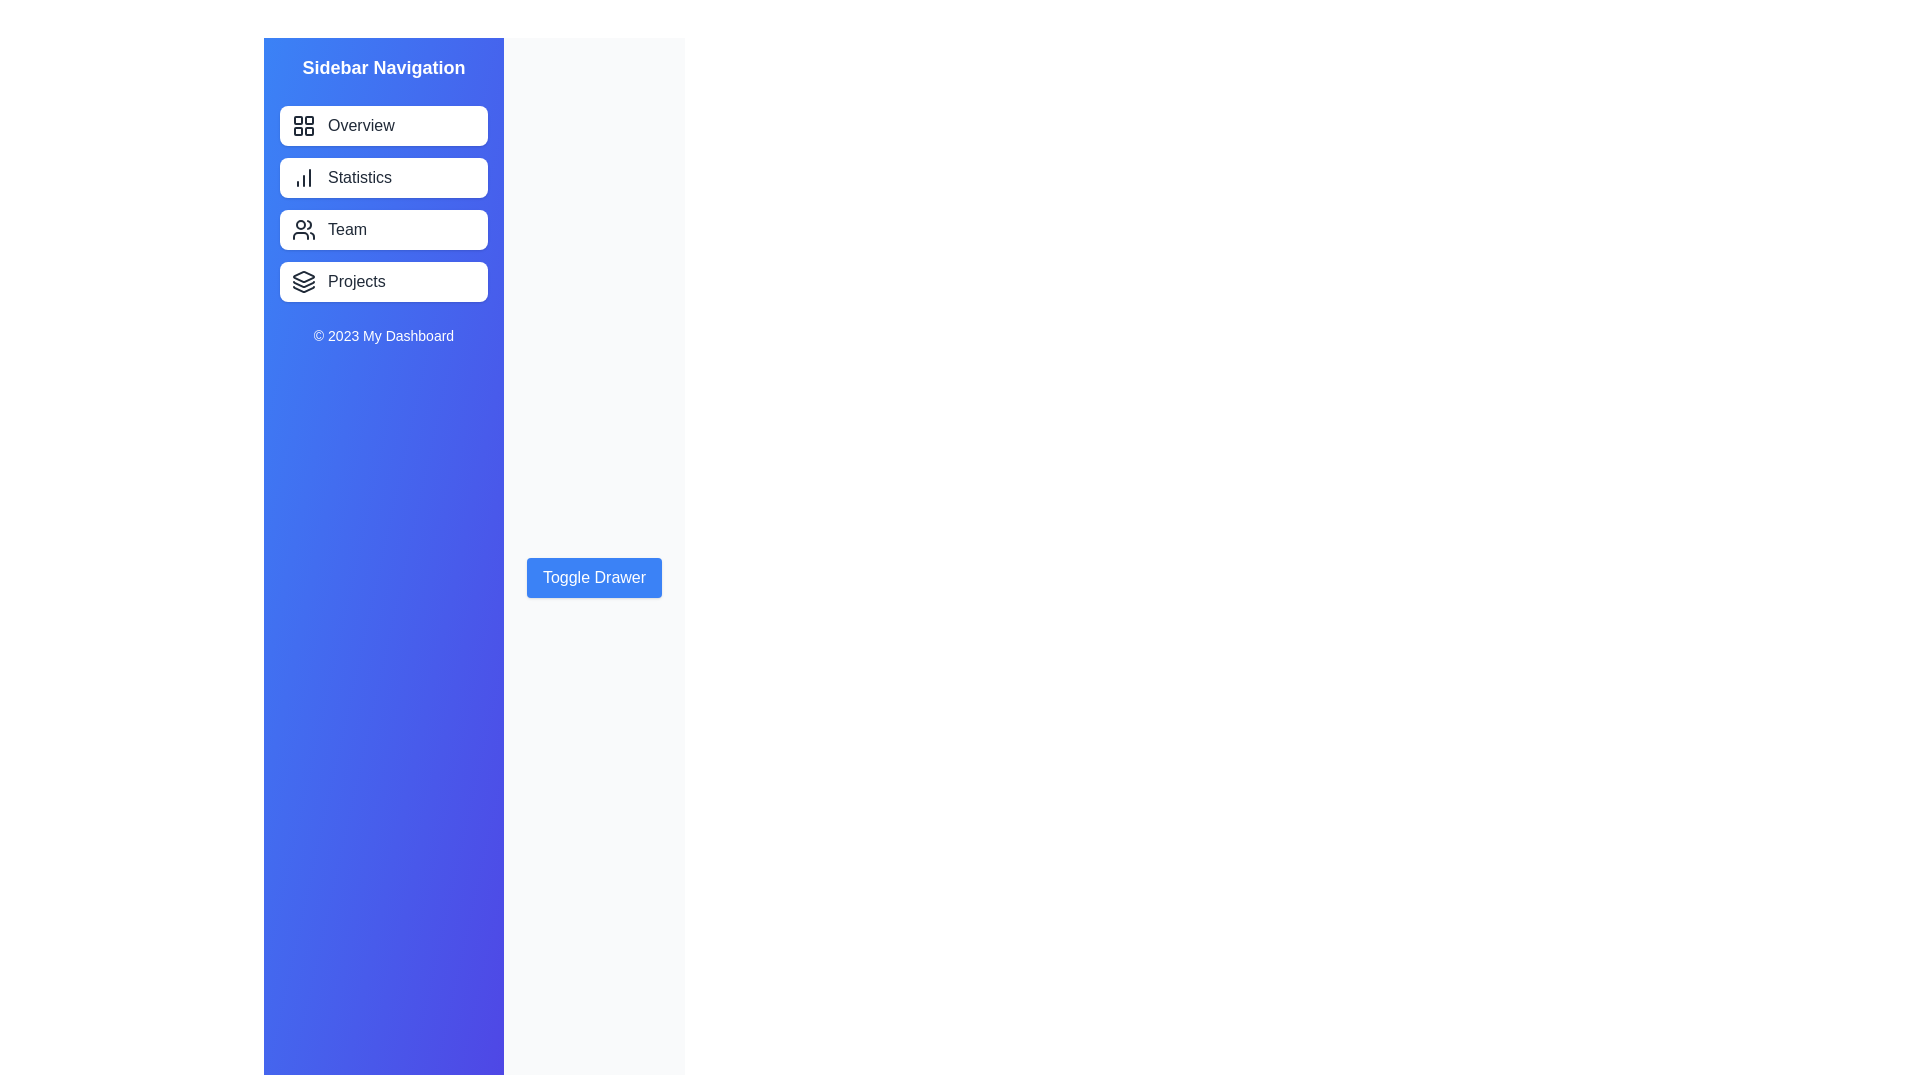 The image size is (1920, 1080). I want to click on the sidebar menu item Overview, so click(384, 126).